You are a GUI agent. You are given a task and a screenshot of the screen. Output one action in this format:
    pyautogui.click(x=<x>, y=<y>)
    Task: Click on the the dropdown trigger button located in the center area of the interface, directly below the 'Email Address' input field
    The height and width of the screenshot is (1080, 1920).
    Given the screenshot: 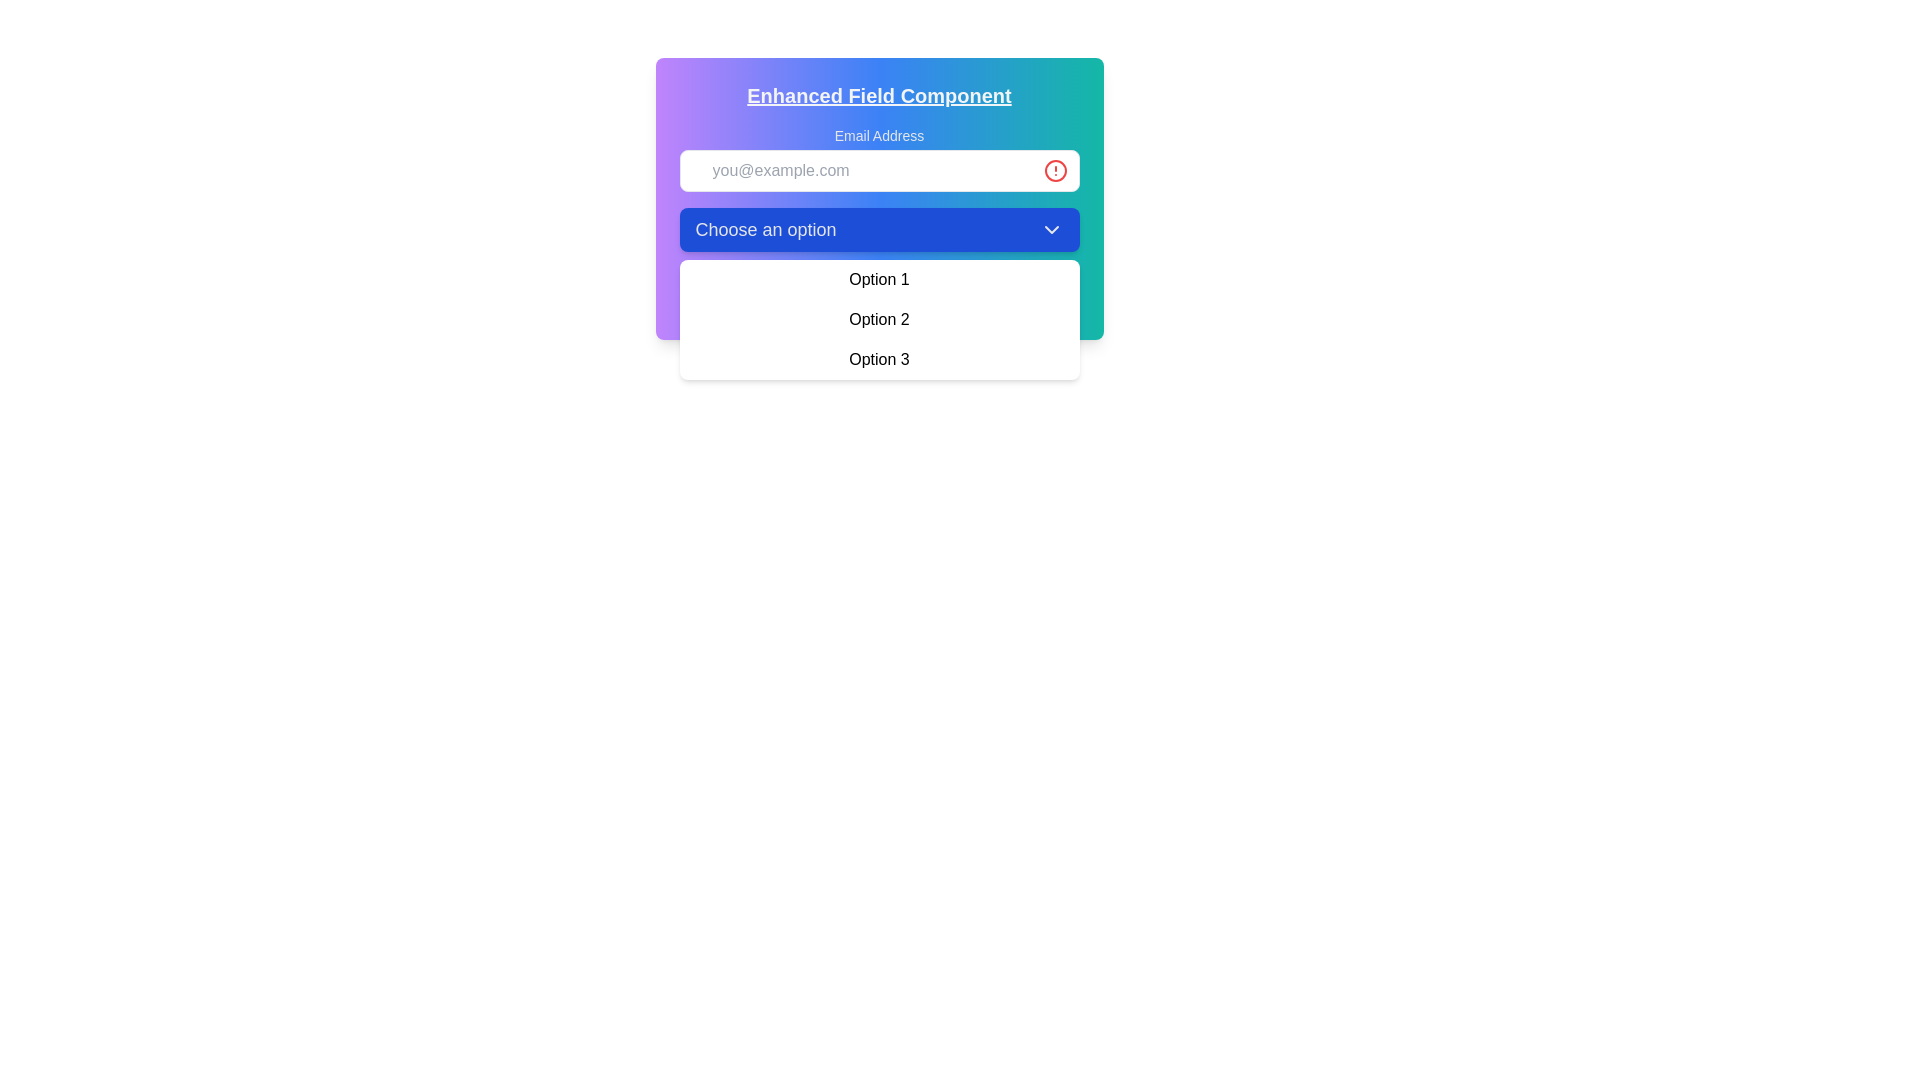 What is the action you would take?
    pyautogui.click(x=879, y=229)
    